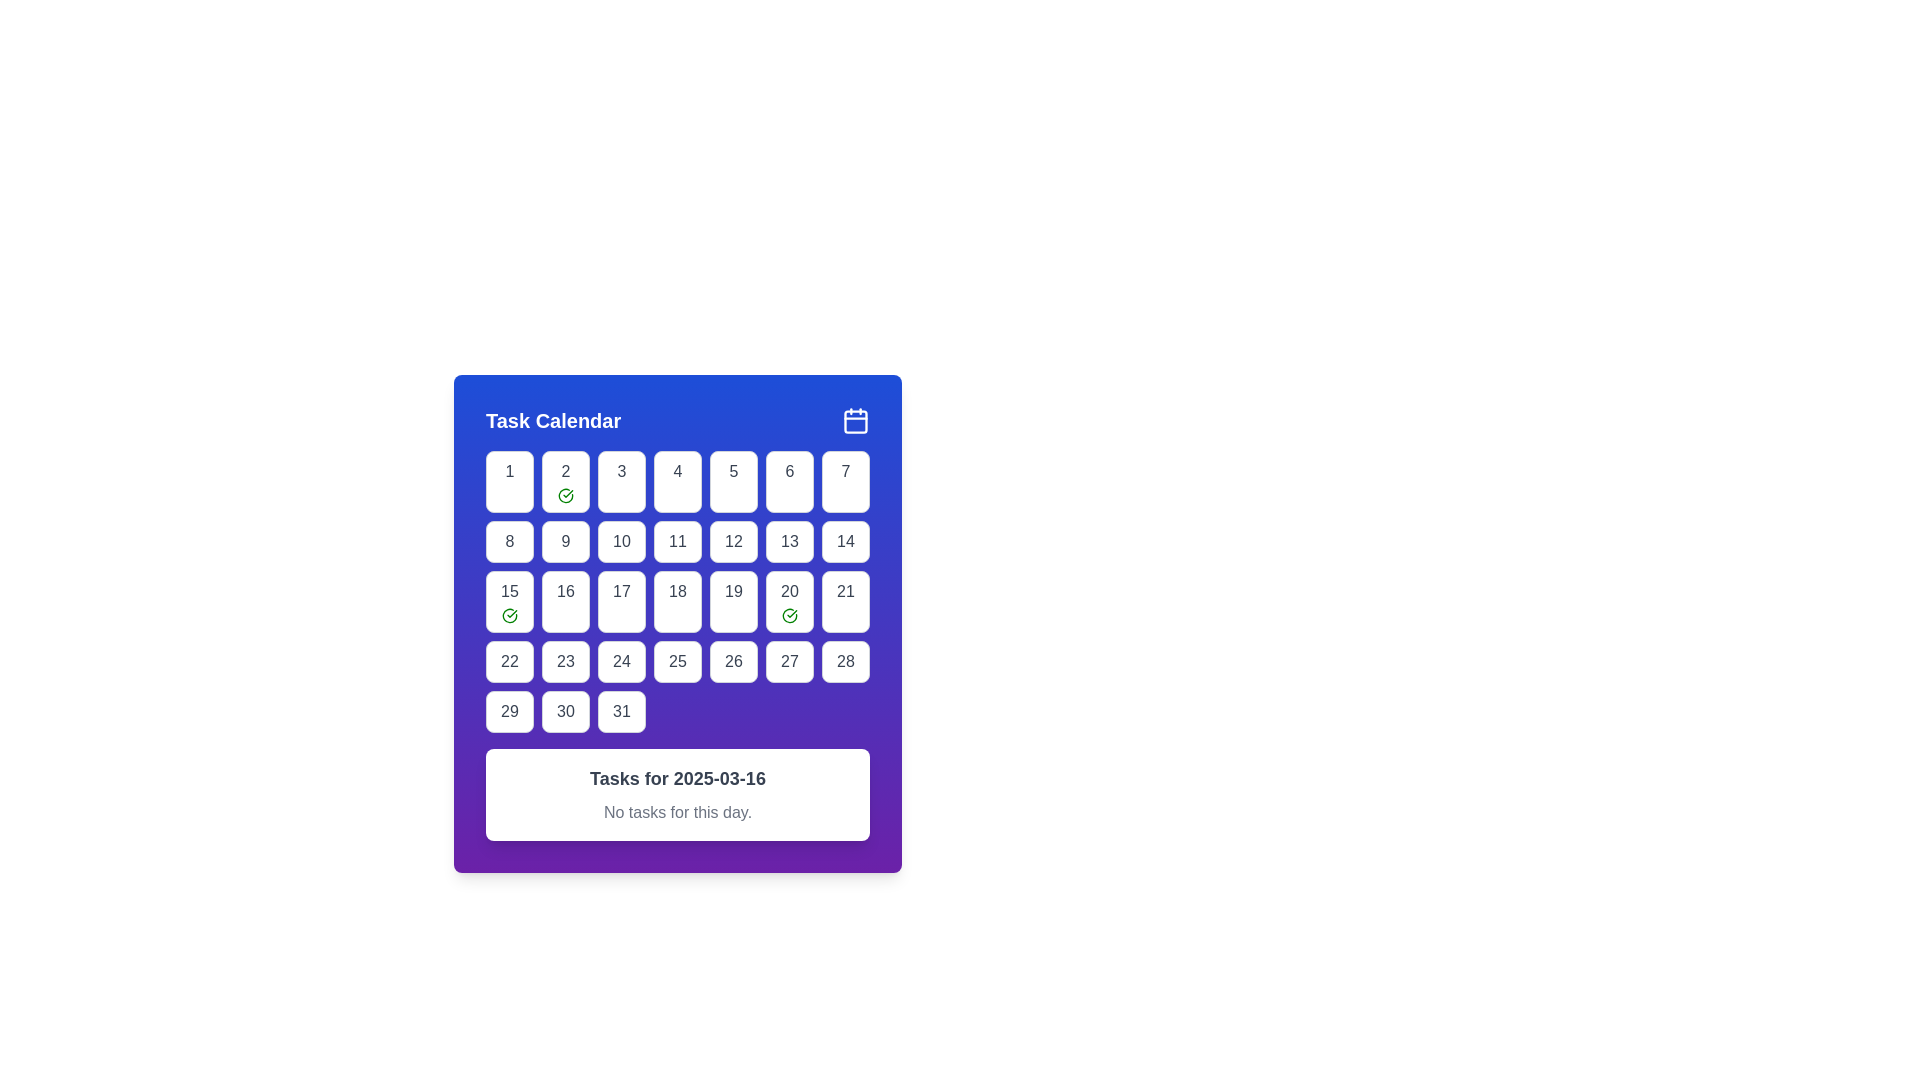  Describe the element at coordinates (509, 600) in the screenshot. I see `the calendar day tile representing the 15th day, which is styled as a rectangular button with a rounded border, featuring a gray number '15' and a green checkmark icon` at that location.